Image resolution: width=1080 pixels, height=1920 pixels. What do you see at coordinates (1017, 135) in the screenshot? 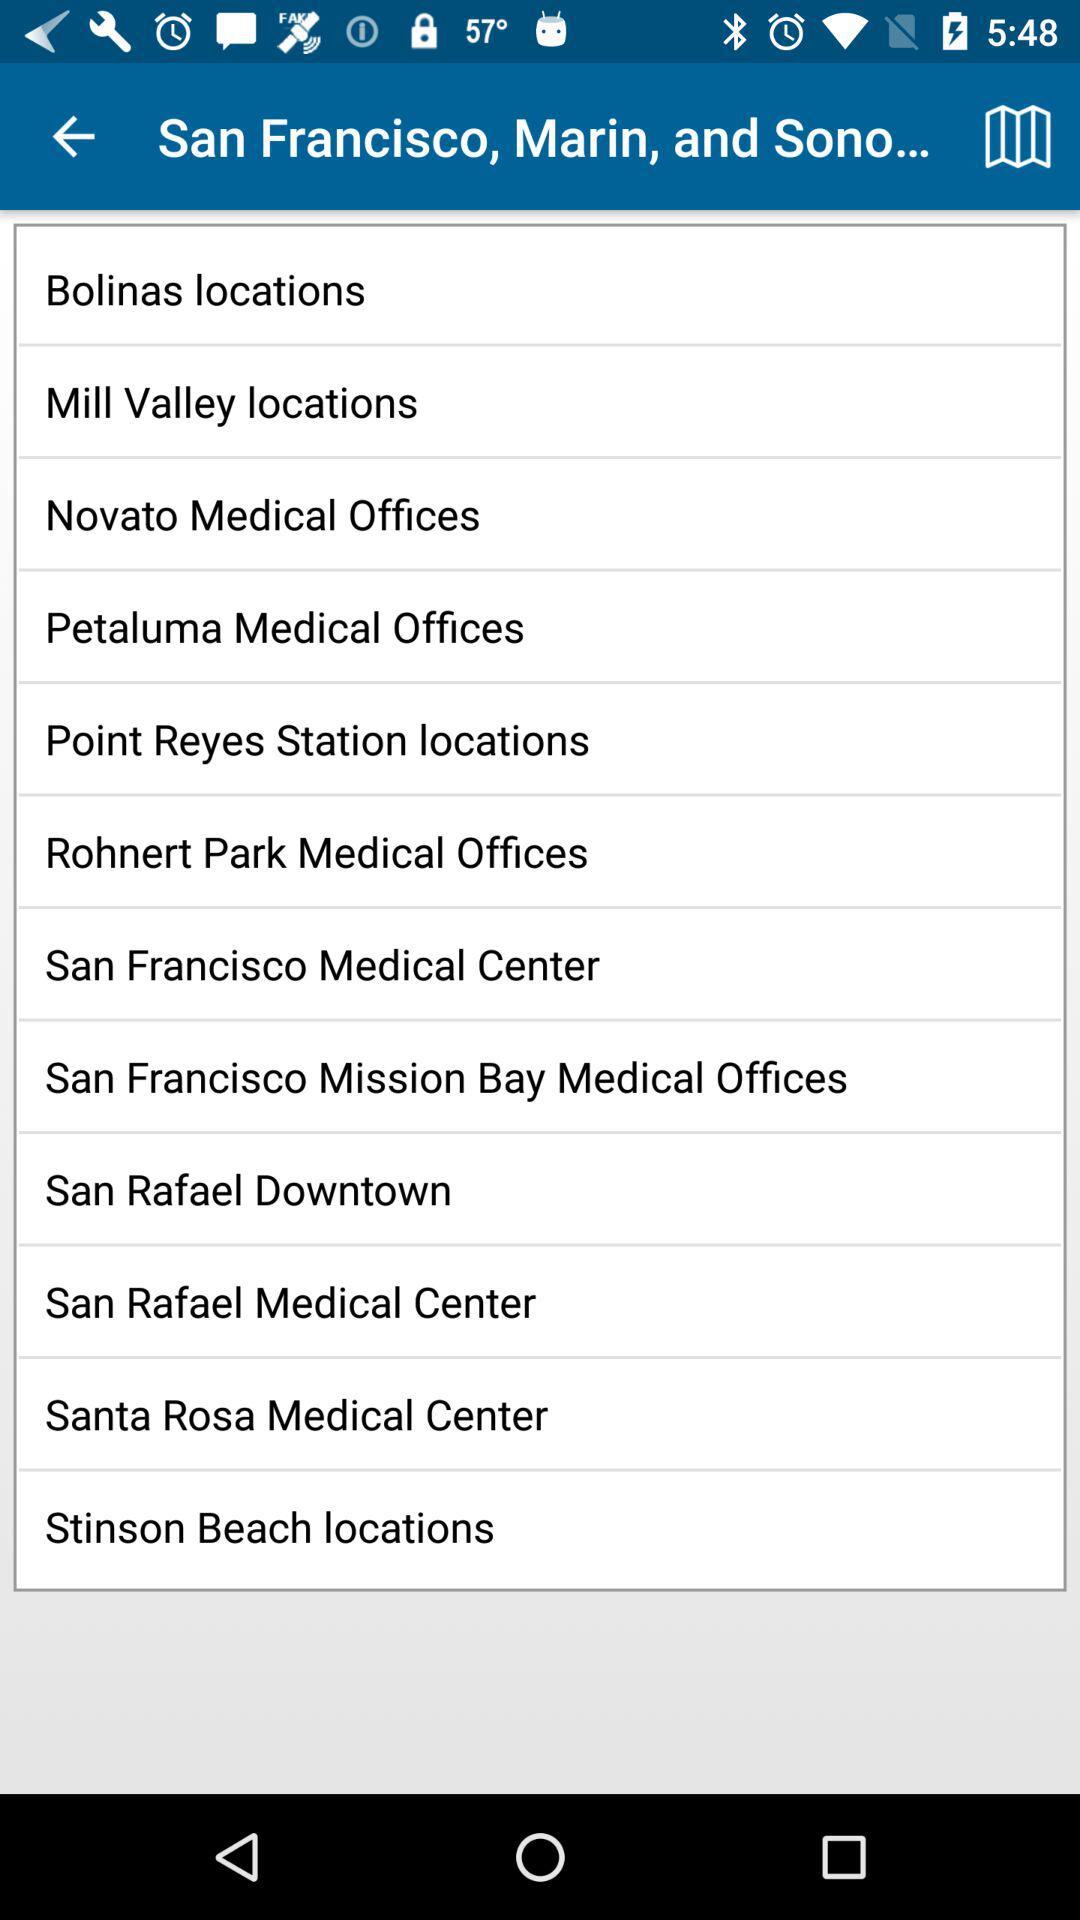
I see `icon at the top right corner` at bounding box center [1017, 135].